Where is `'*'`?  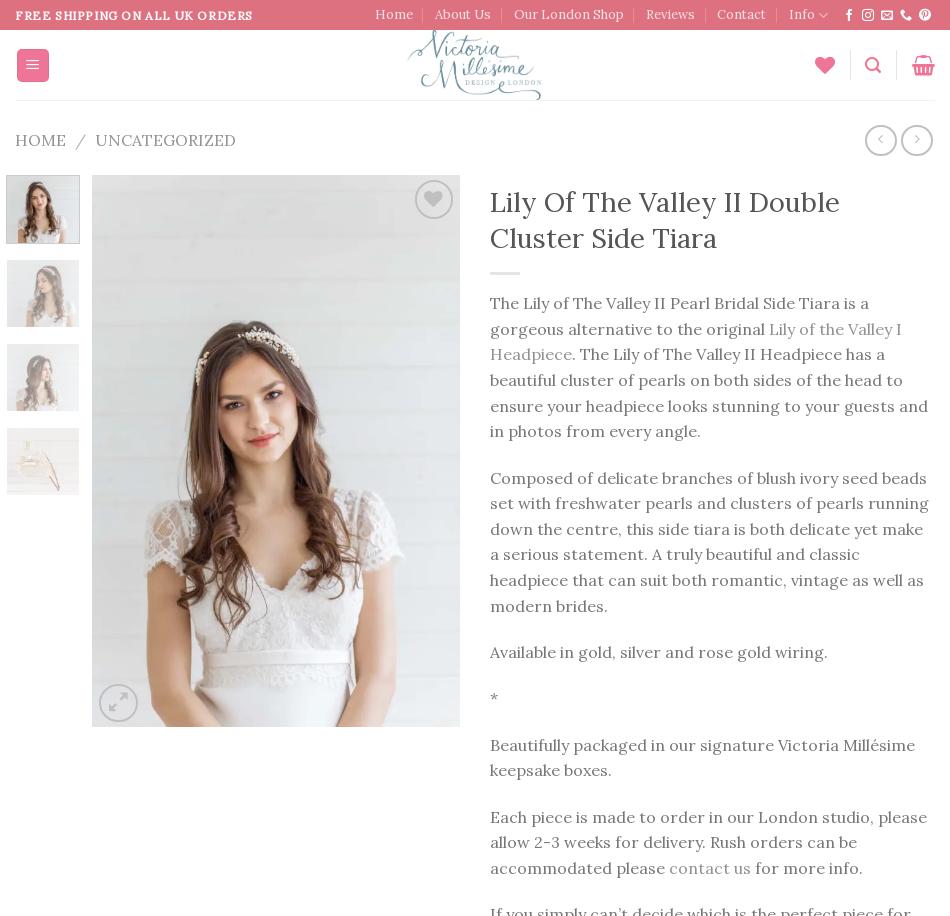
'*' is located at coordinates (494, 697).